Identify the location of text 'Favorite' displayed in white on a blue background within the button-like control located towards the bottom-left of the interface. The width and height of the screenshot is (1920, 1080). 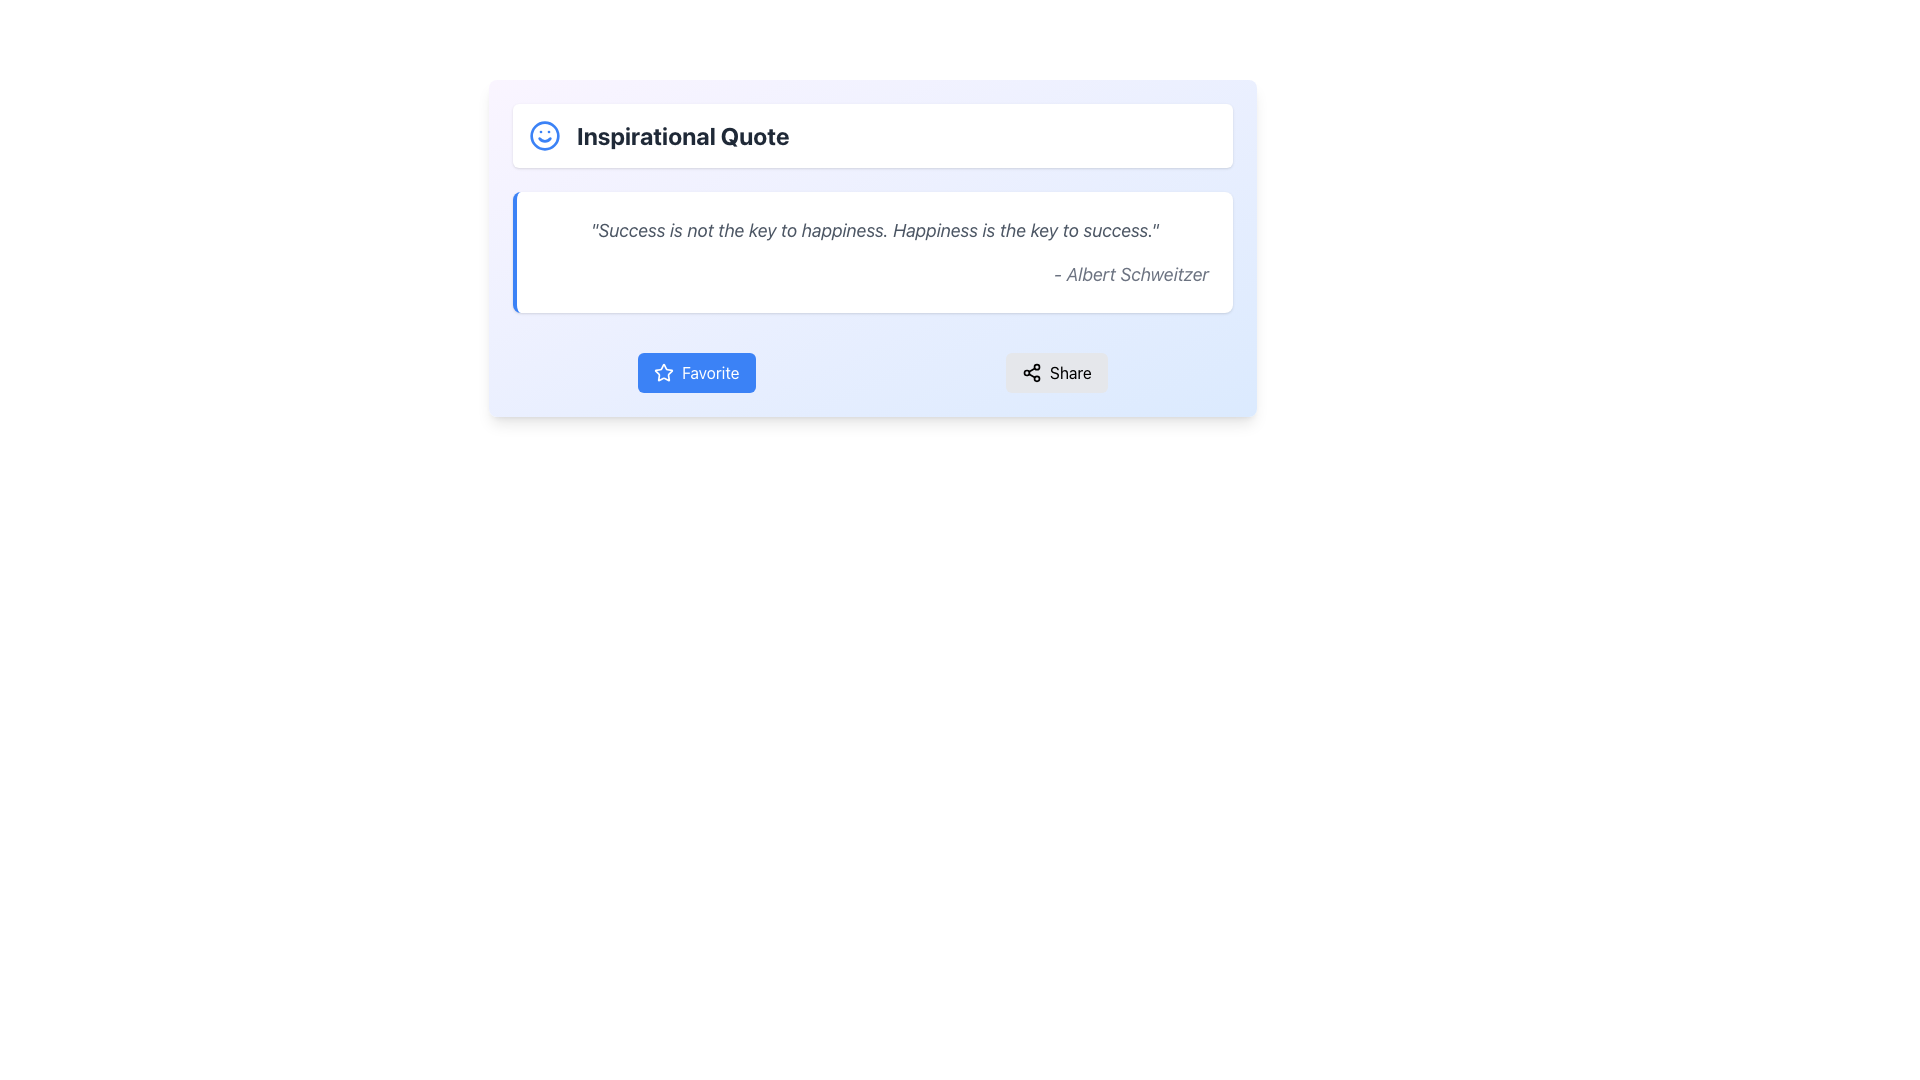
(710, 373).